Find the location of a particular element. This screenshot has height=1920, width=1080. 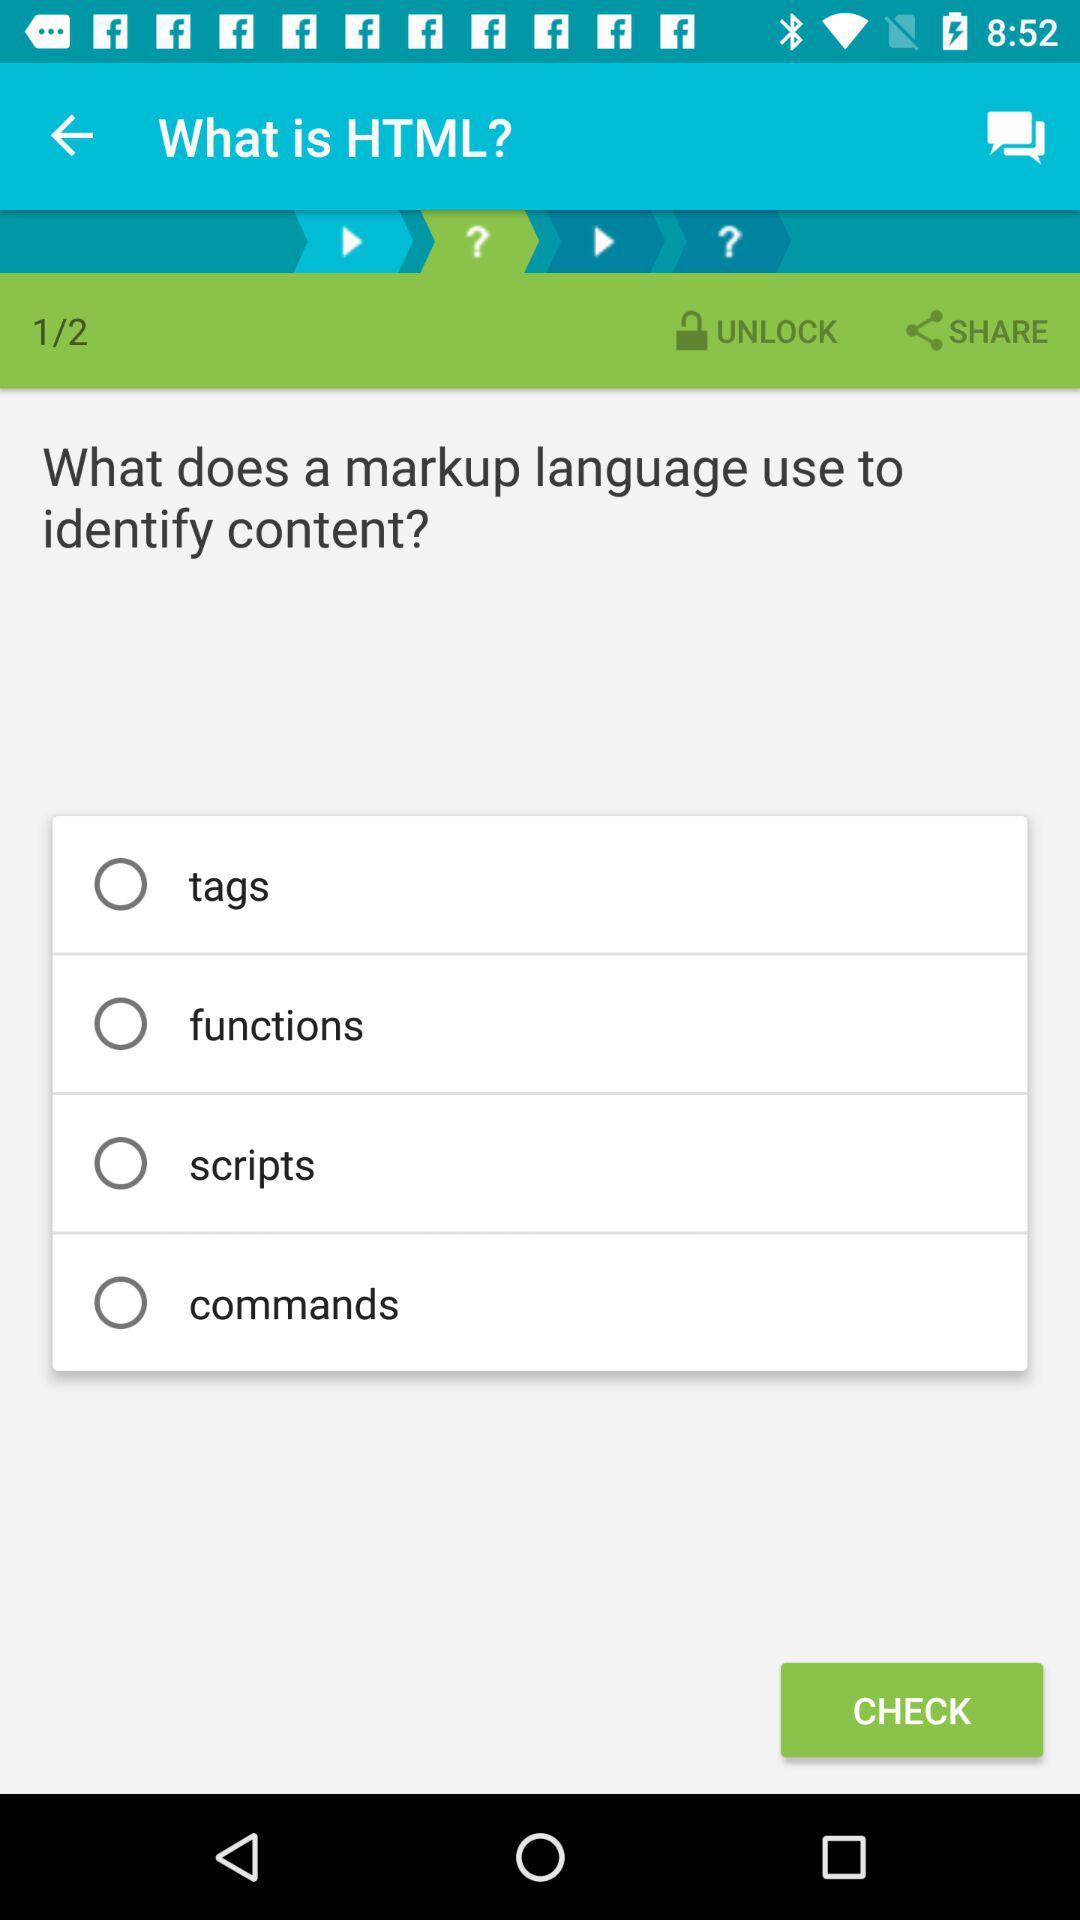

icon next to share icon is located at coordinates (752, 330).